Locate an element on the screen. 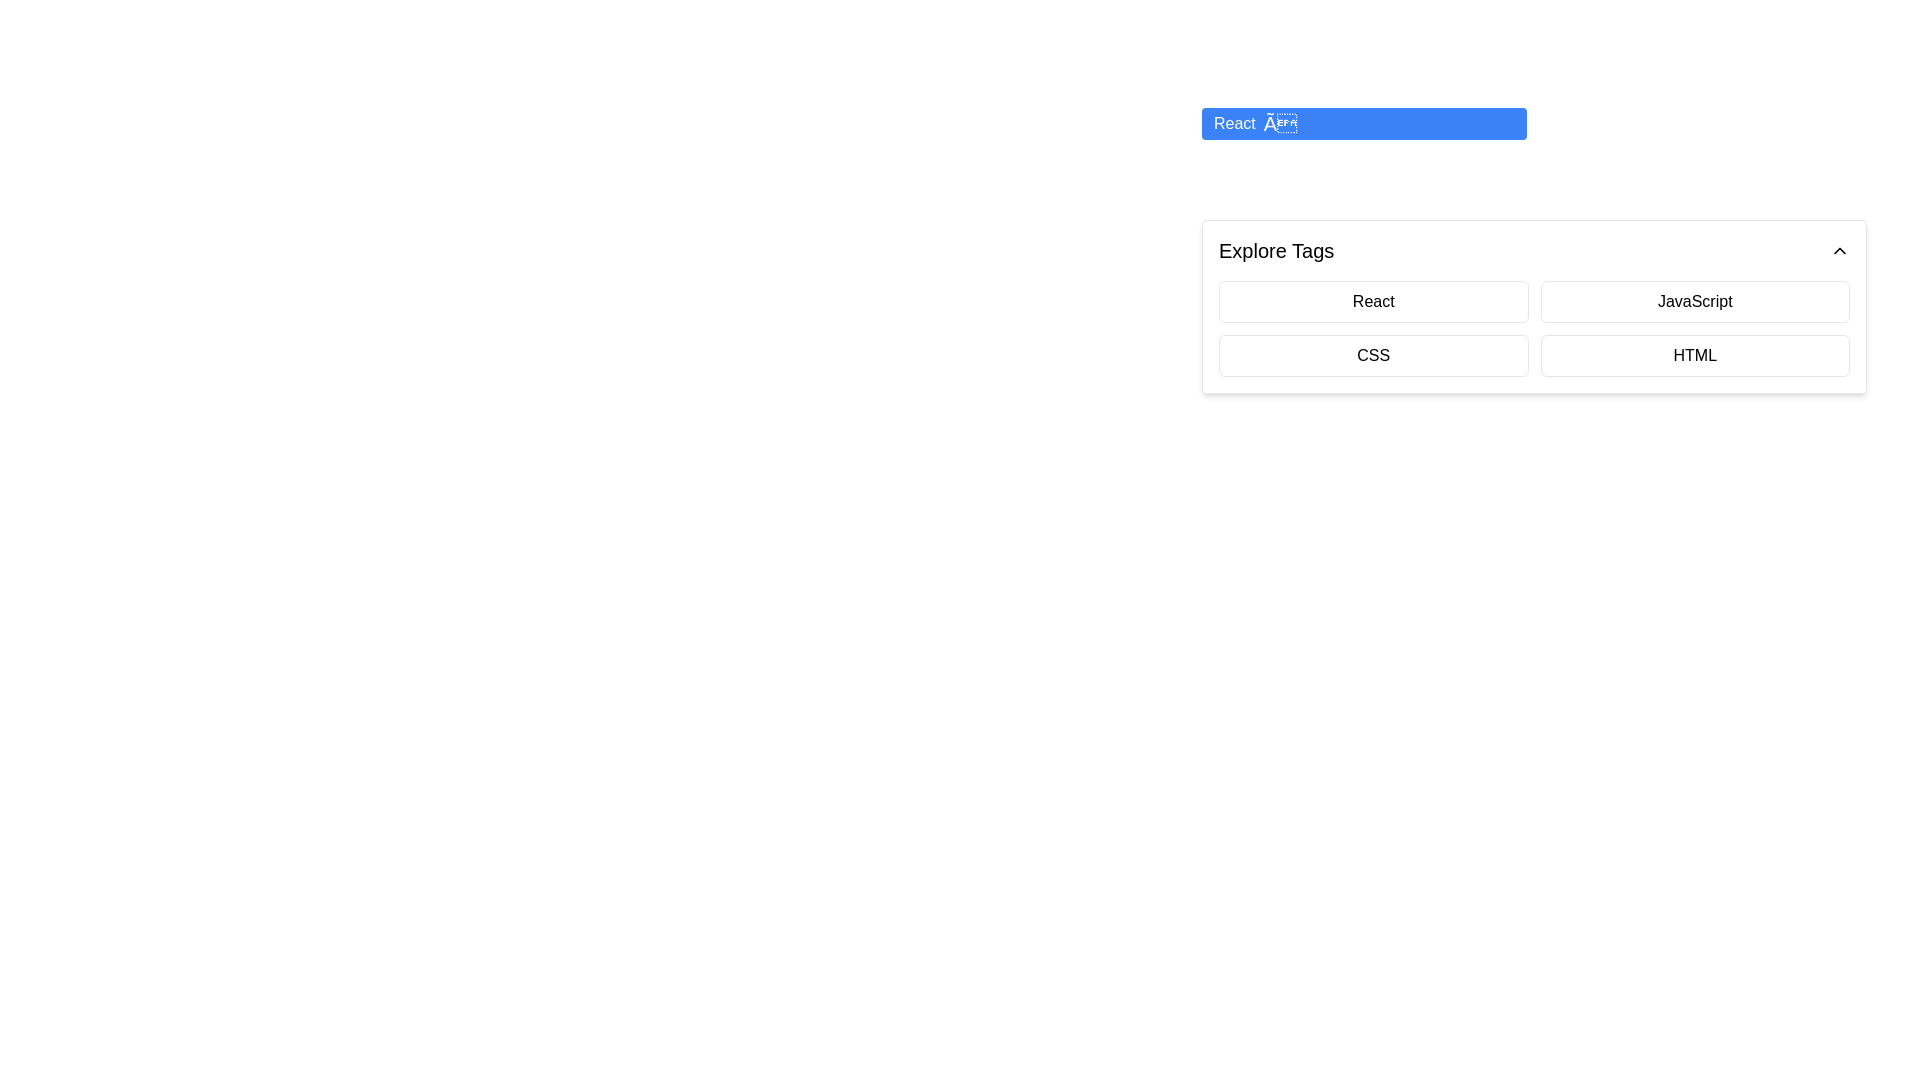 The height and width of the screenshot is (1080, 1920). the 'Explore Tags' static text label located in the top left section of the panel is located at coordinates (1275, 249).